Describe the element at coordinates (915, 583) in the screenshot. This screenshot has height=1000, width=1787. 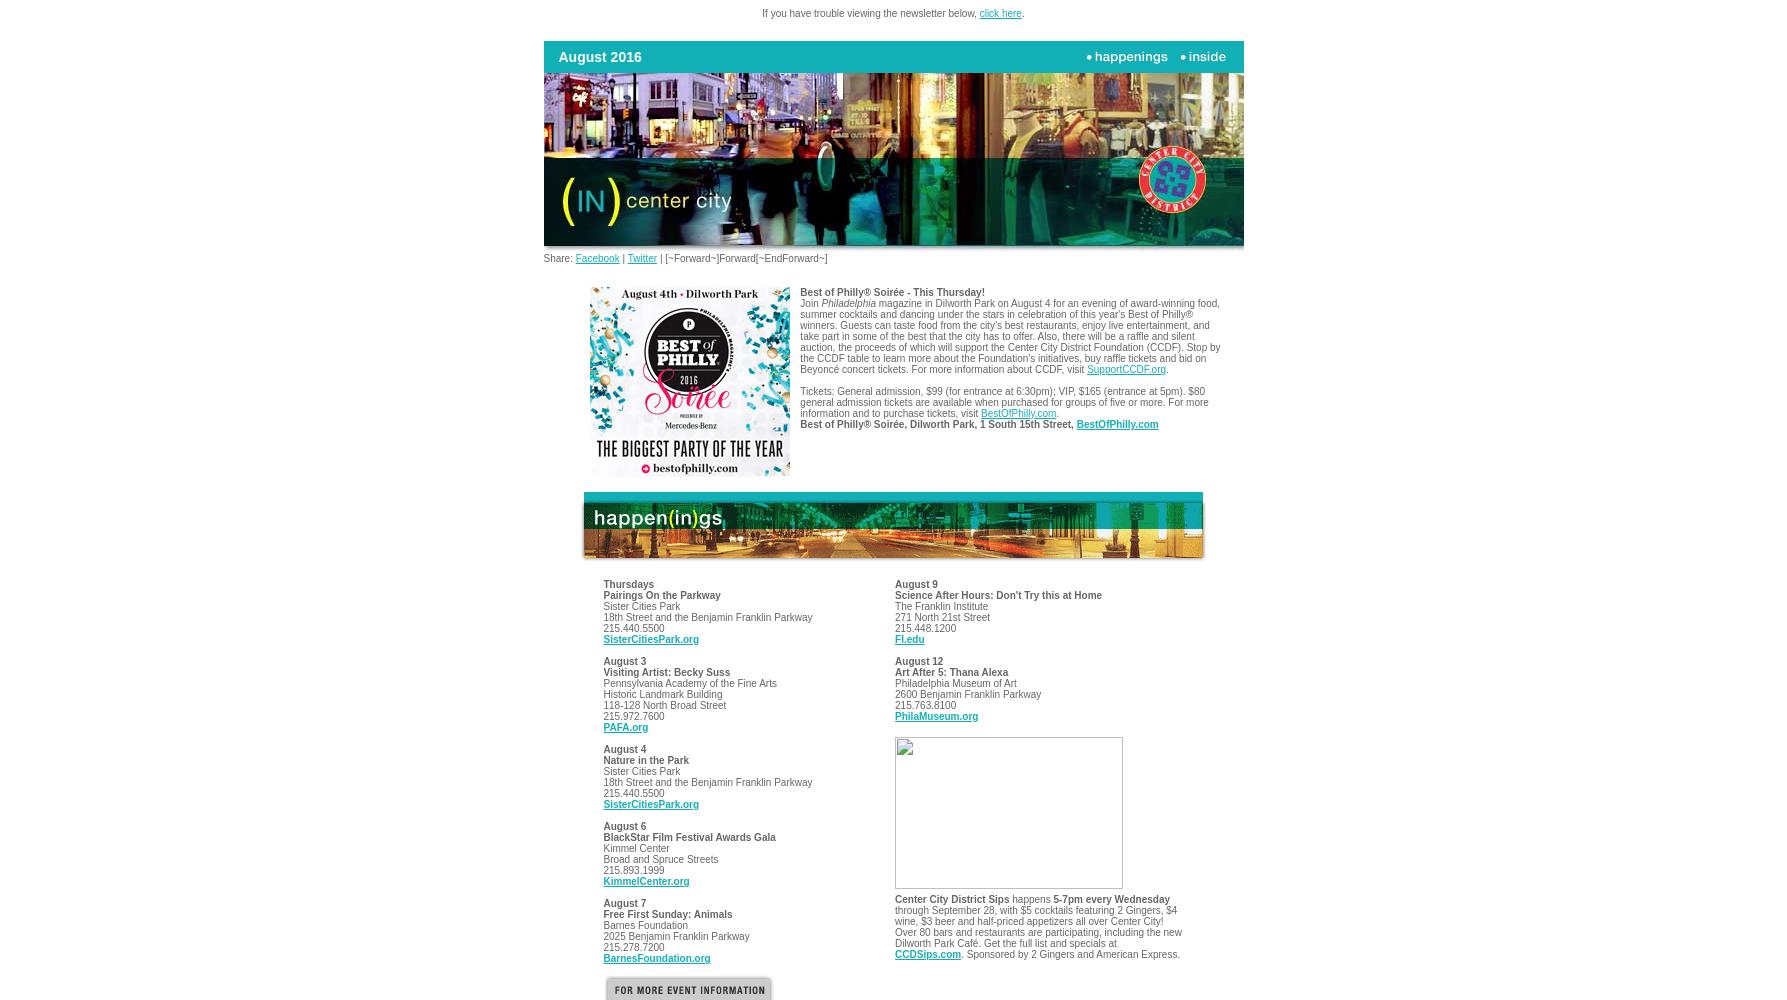
I see `'August 9'` at that location.